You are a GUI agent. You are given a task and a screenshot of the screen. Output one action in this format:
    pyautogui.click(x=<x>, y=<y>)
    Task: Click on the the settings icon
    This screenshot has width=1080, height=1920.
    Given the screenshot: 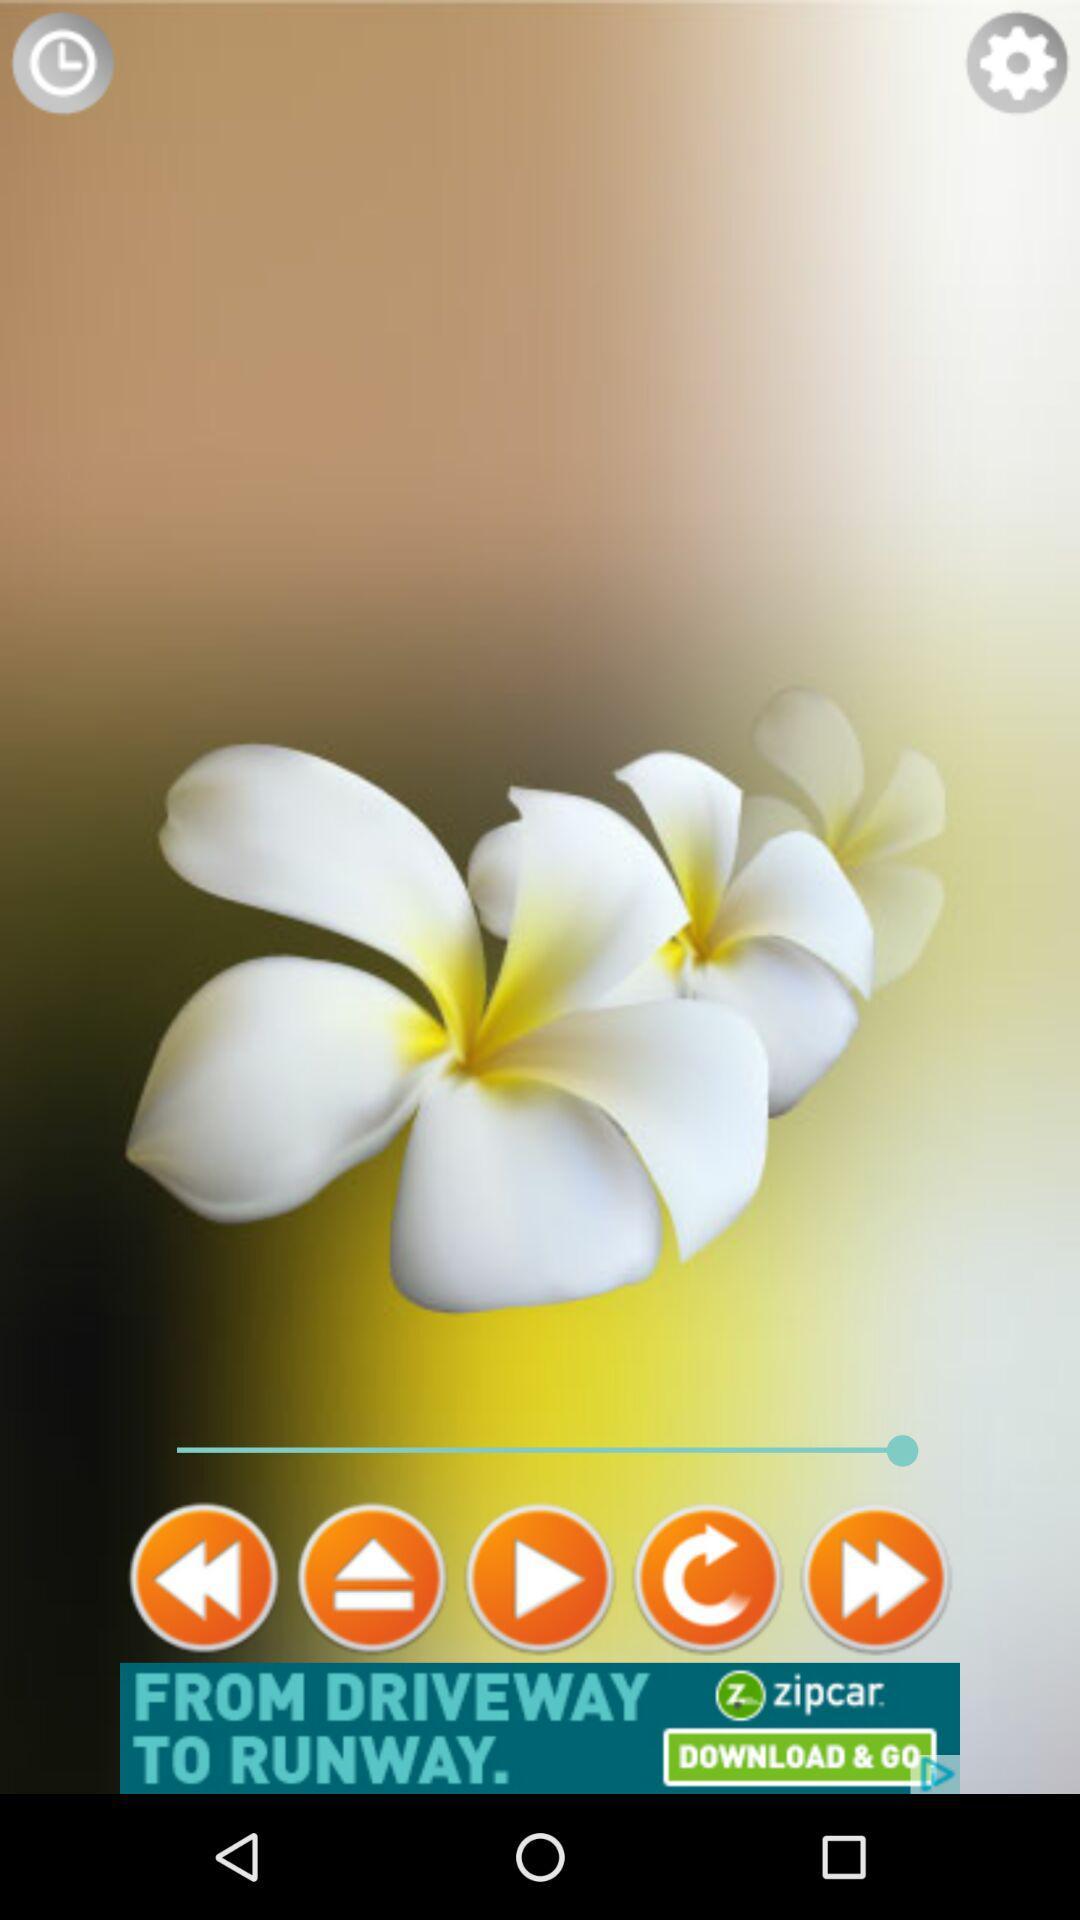 What is the action you would take?
    pyautogui.click(x=1017, y=62)
    